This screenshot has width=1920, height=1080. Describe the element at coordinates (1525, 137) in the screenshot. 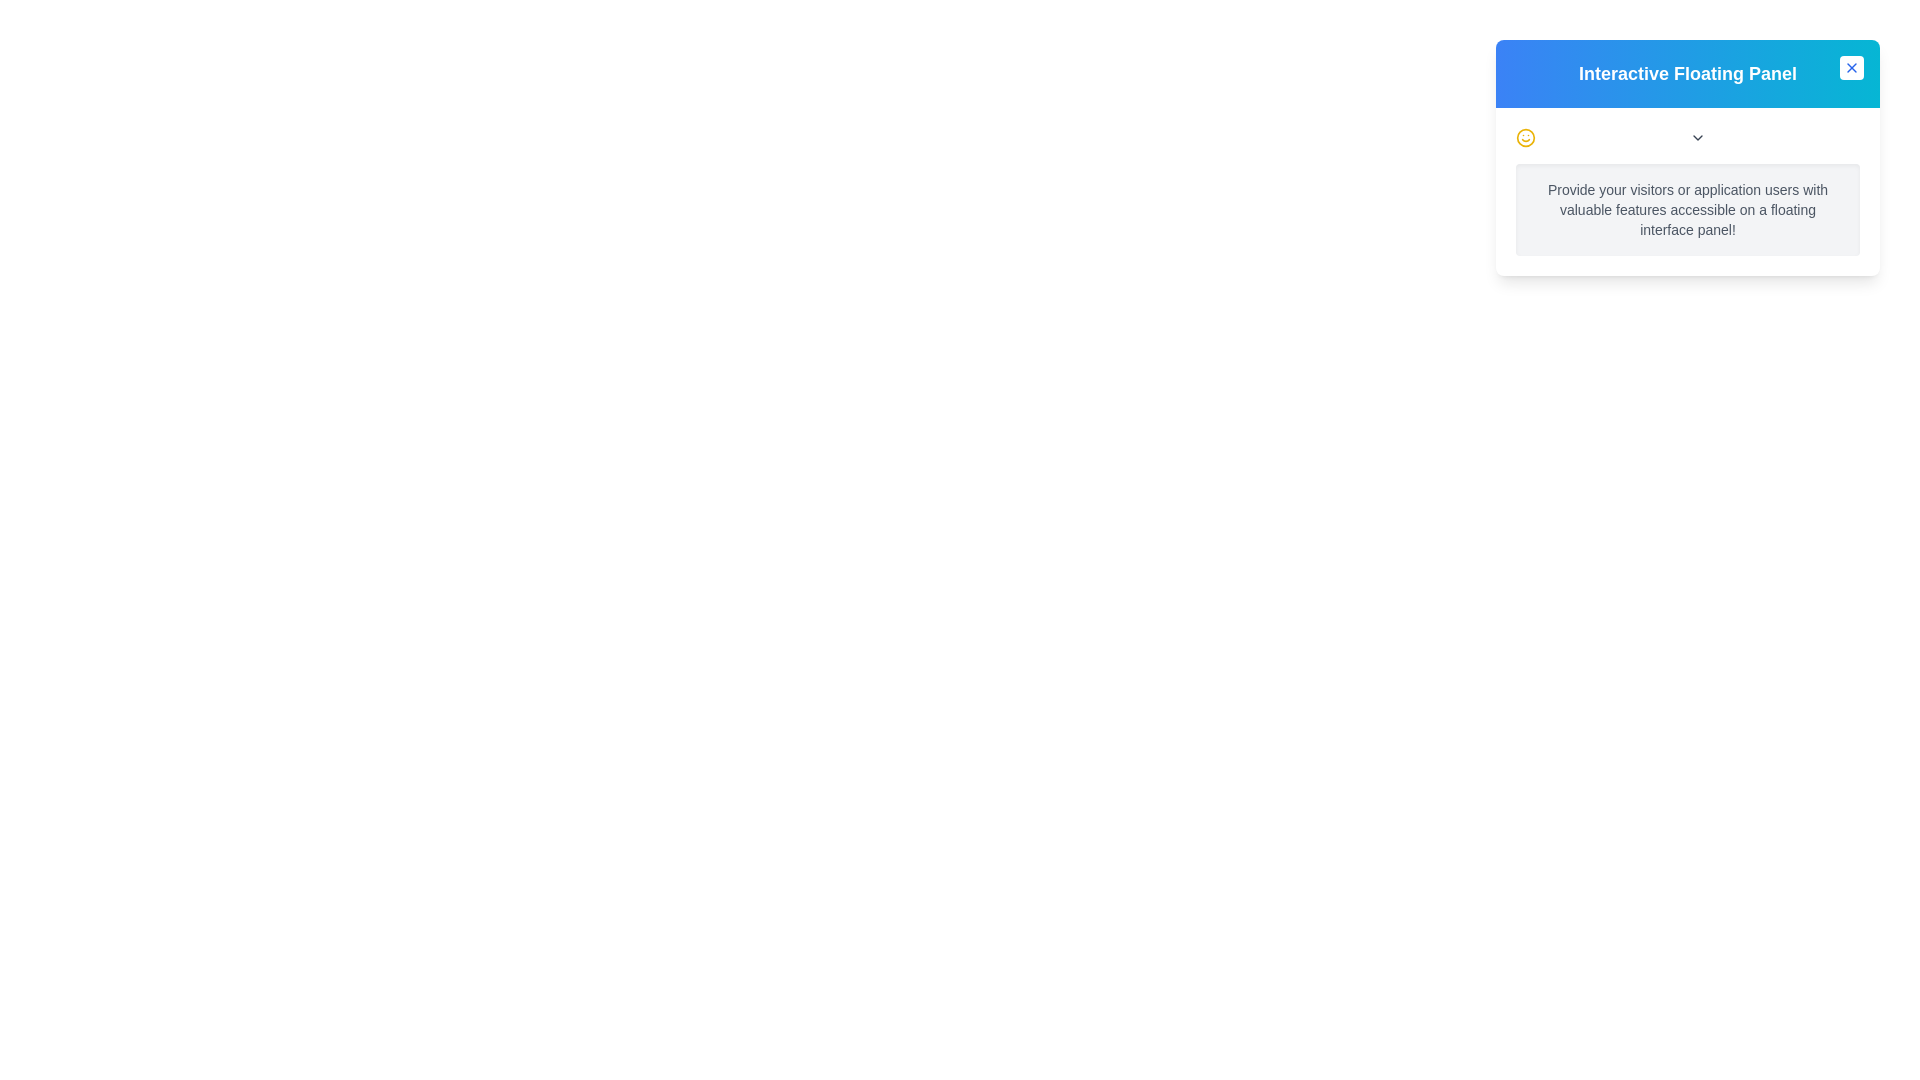

I see `the circular SVG element that is part of the smiley face design in the 'Interactive Floating Panel'` at that location.